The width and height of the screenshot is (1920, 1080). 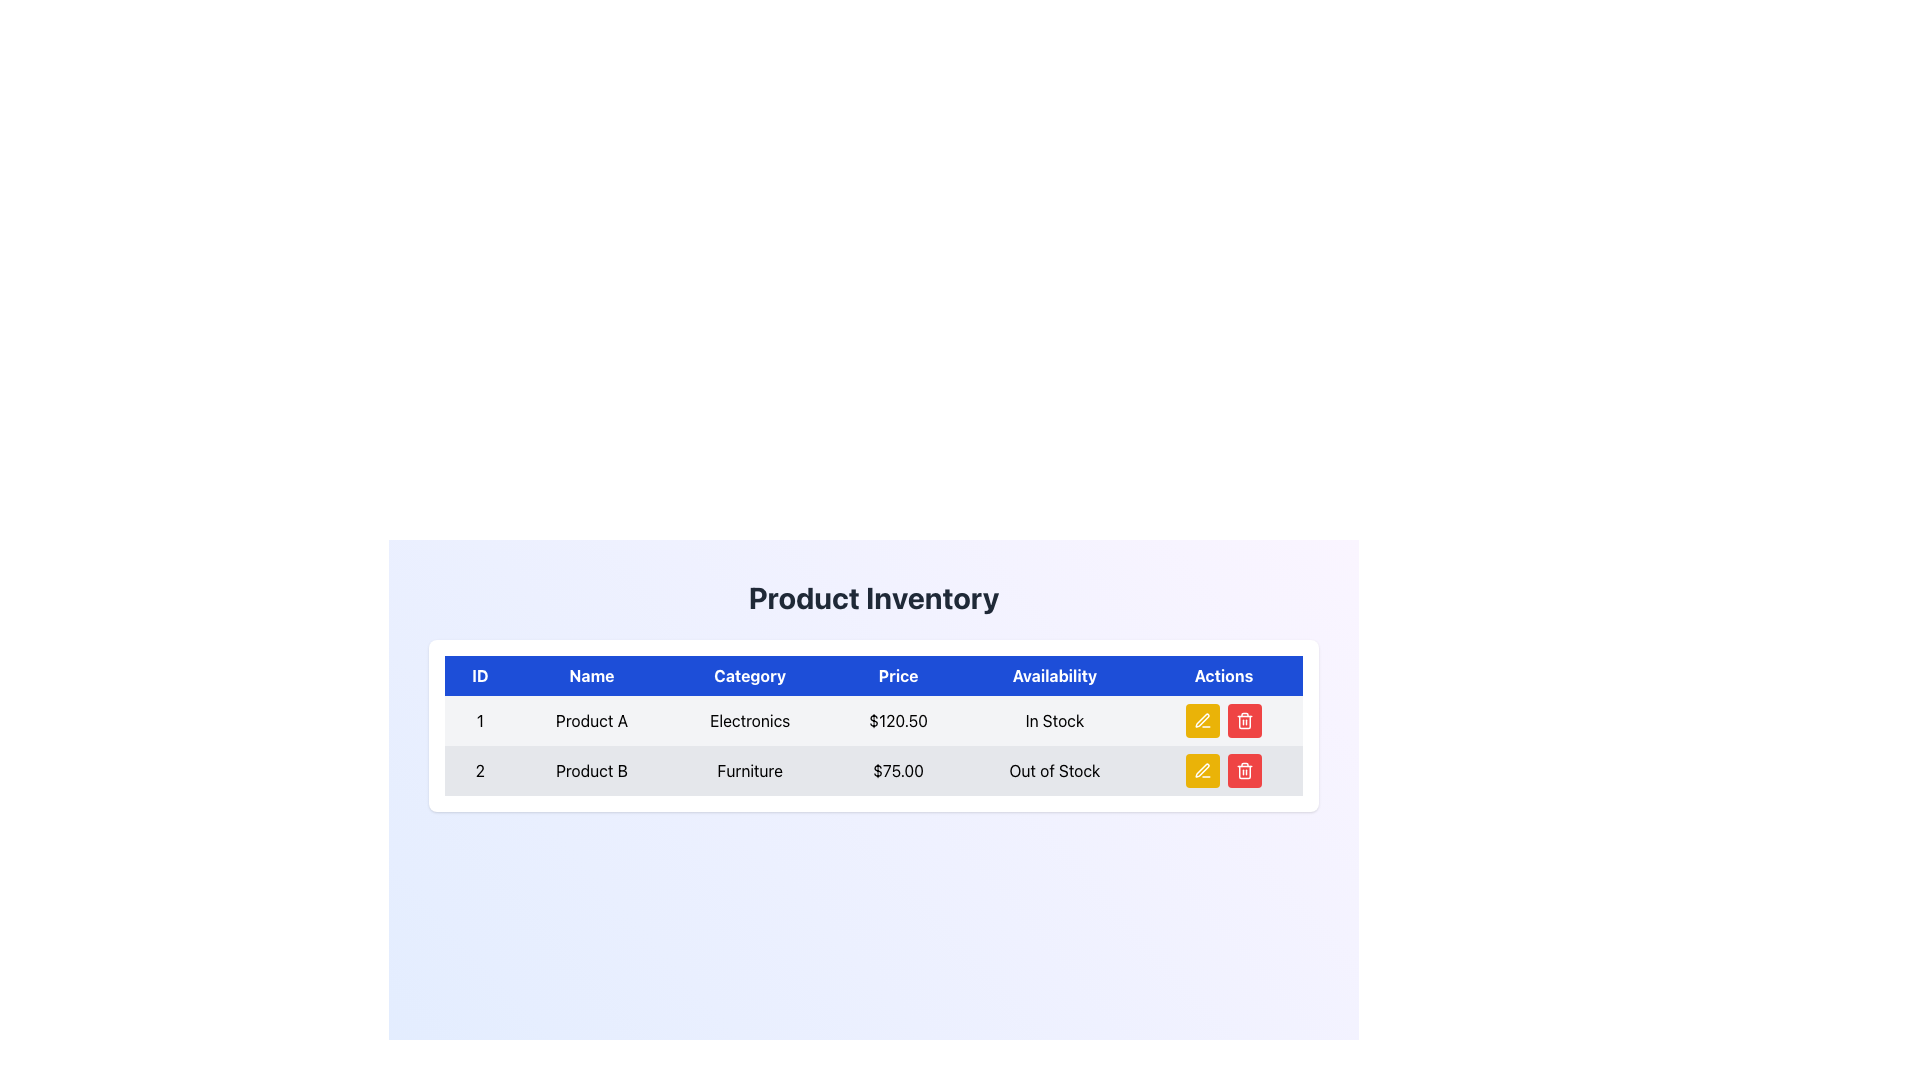 What do you see at coordinates (1053, 770) in the screenshot?
I see `the text label indicating stock status for the product 'Furniture' priced at $75.00, which shows that the product is currently unavailable` at bounding box center [1053, 770].